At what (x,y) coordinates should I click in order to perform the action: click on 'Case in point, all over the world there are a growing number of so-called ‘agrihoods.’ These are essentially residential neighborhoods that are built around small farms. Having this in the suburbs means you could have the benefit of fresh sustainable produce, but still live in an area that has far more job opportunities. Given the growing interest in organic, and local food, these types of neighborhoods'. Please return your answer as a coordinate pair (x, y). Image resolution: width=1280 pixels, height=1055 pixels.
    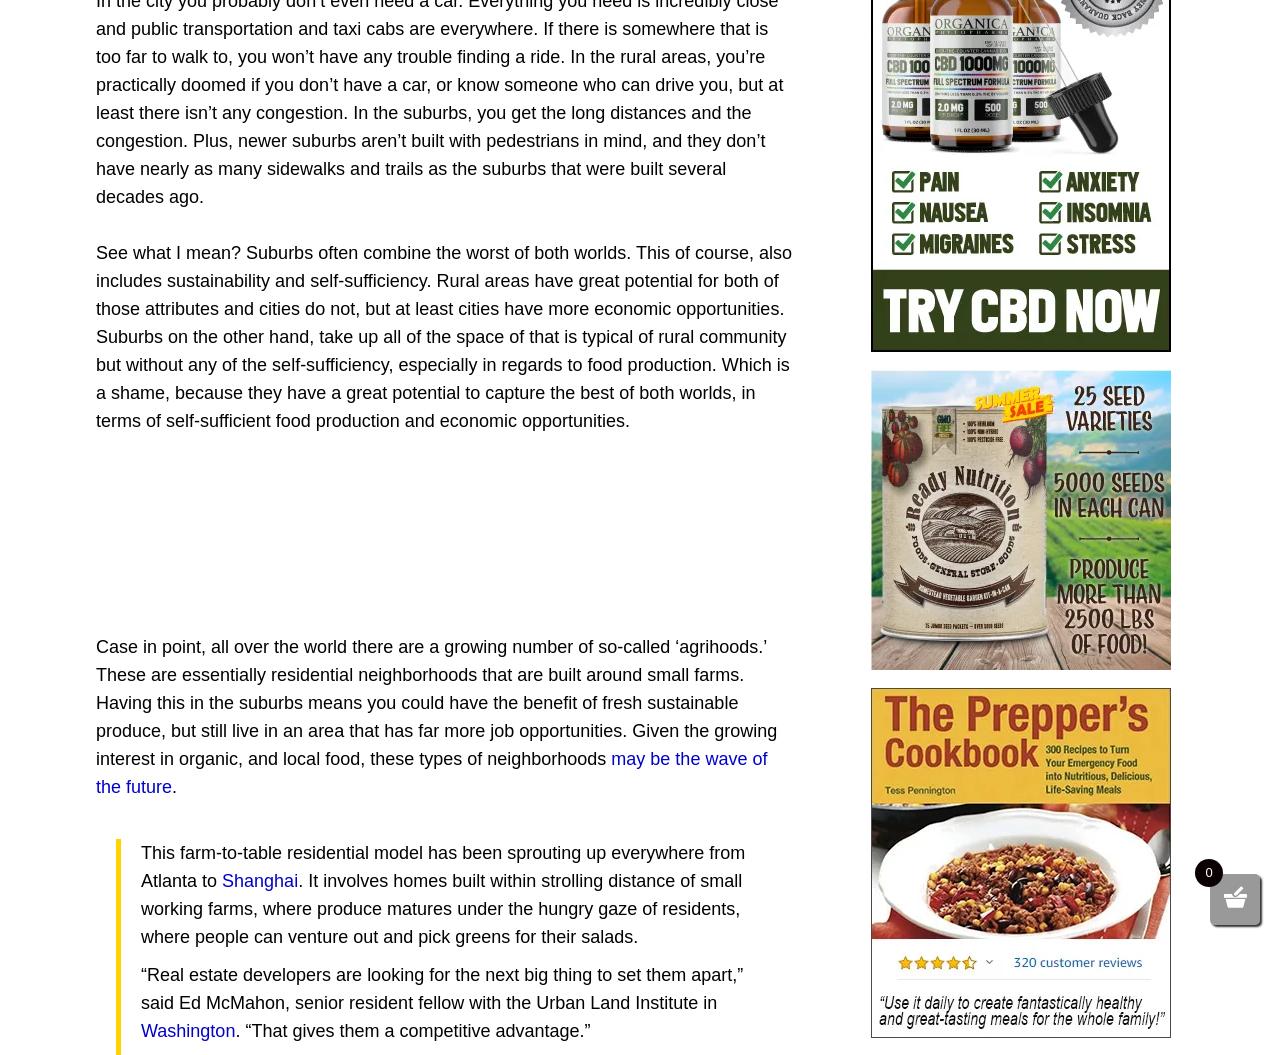
    Looking at the image, I should click on (435, 702).